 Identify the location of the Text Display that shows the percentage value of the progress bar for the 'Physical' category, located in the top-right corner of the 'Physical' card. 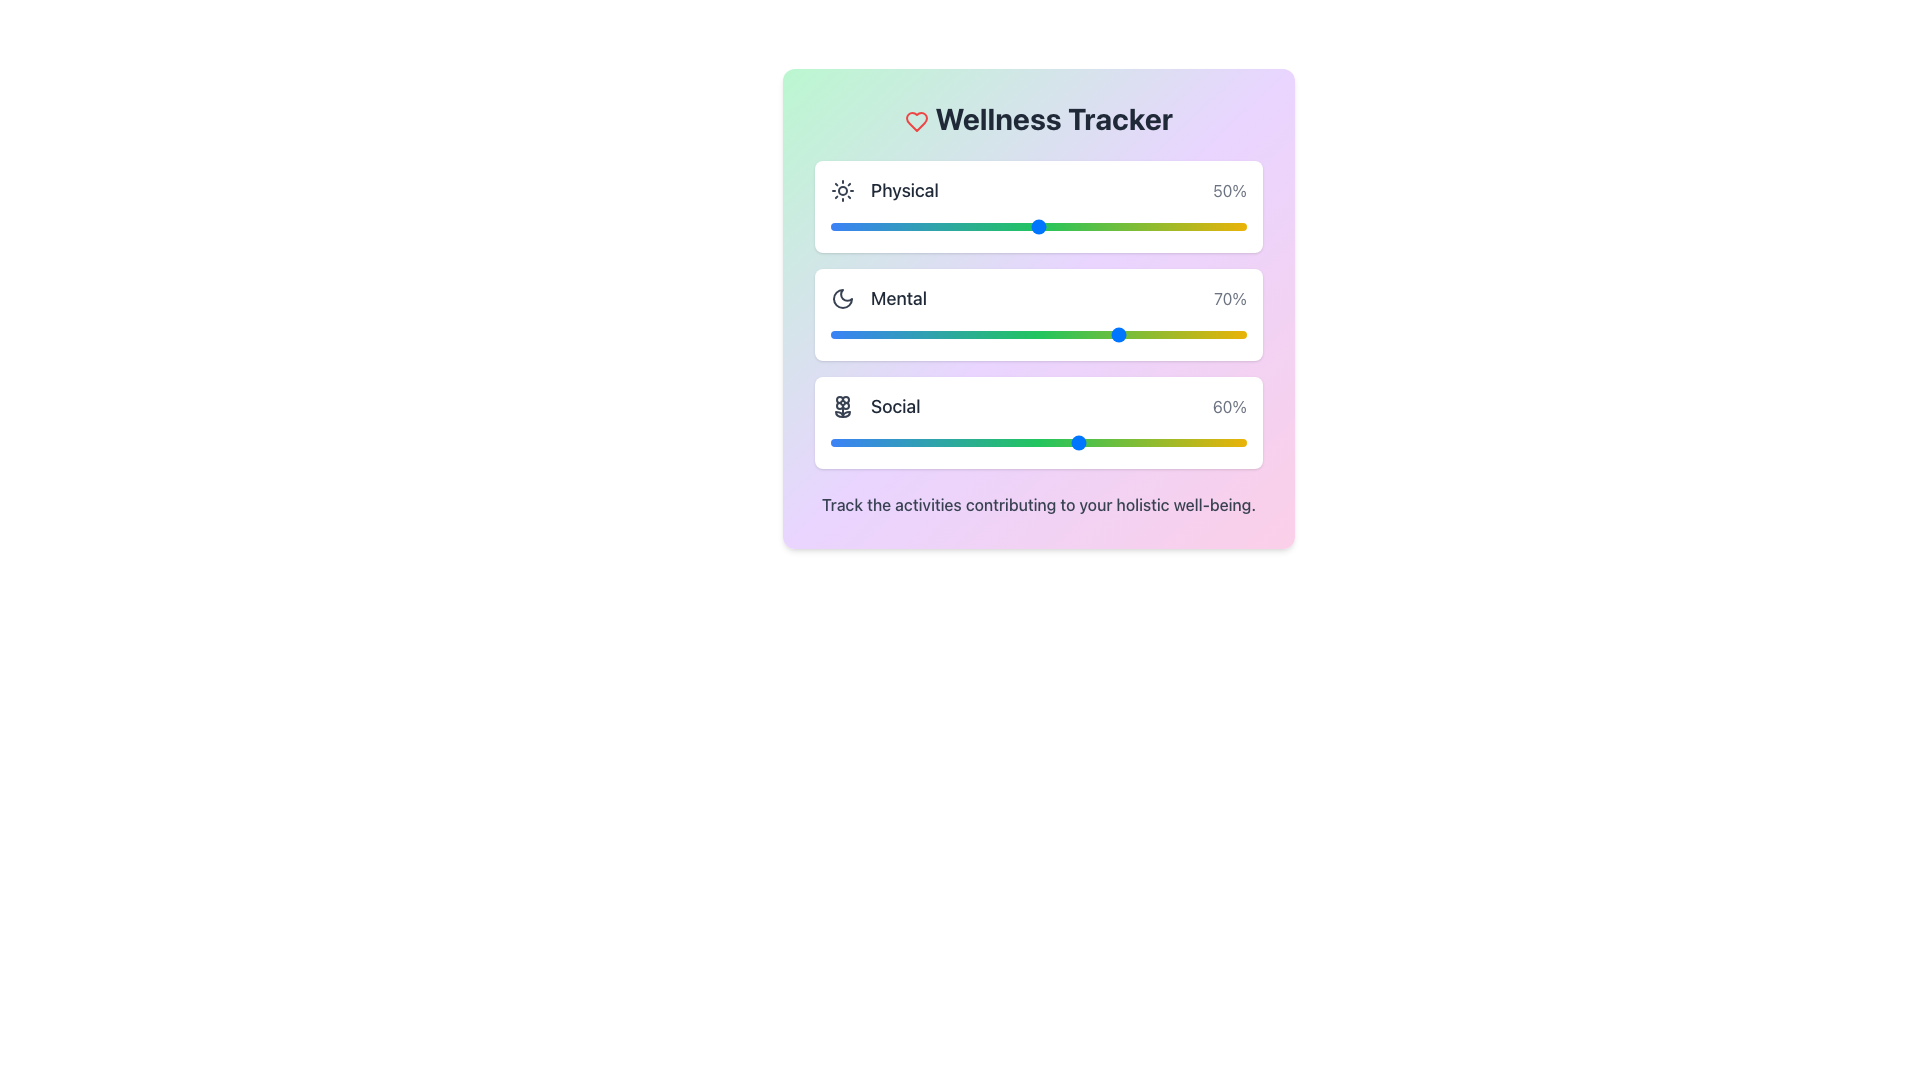
(1229, 191).